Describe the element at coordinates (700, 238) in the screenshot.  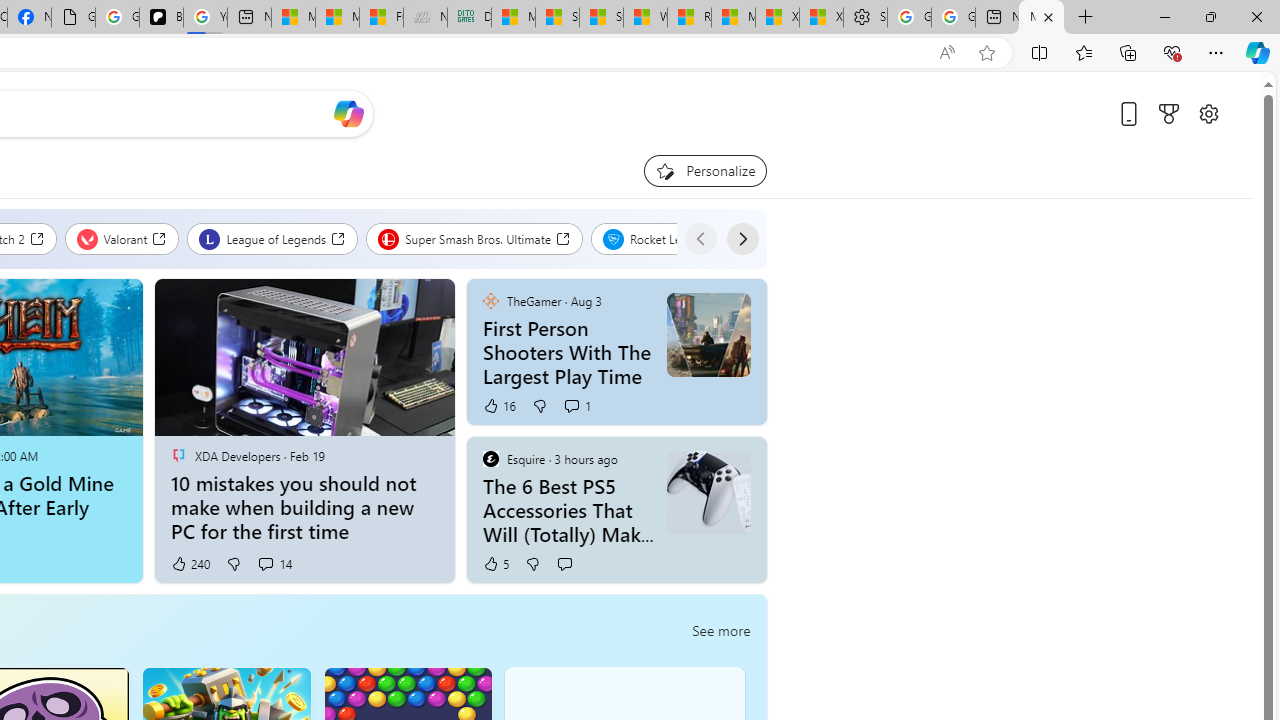
I see `'Previous'` at that location.